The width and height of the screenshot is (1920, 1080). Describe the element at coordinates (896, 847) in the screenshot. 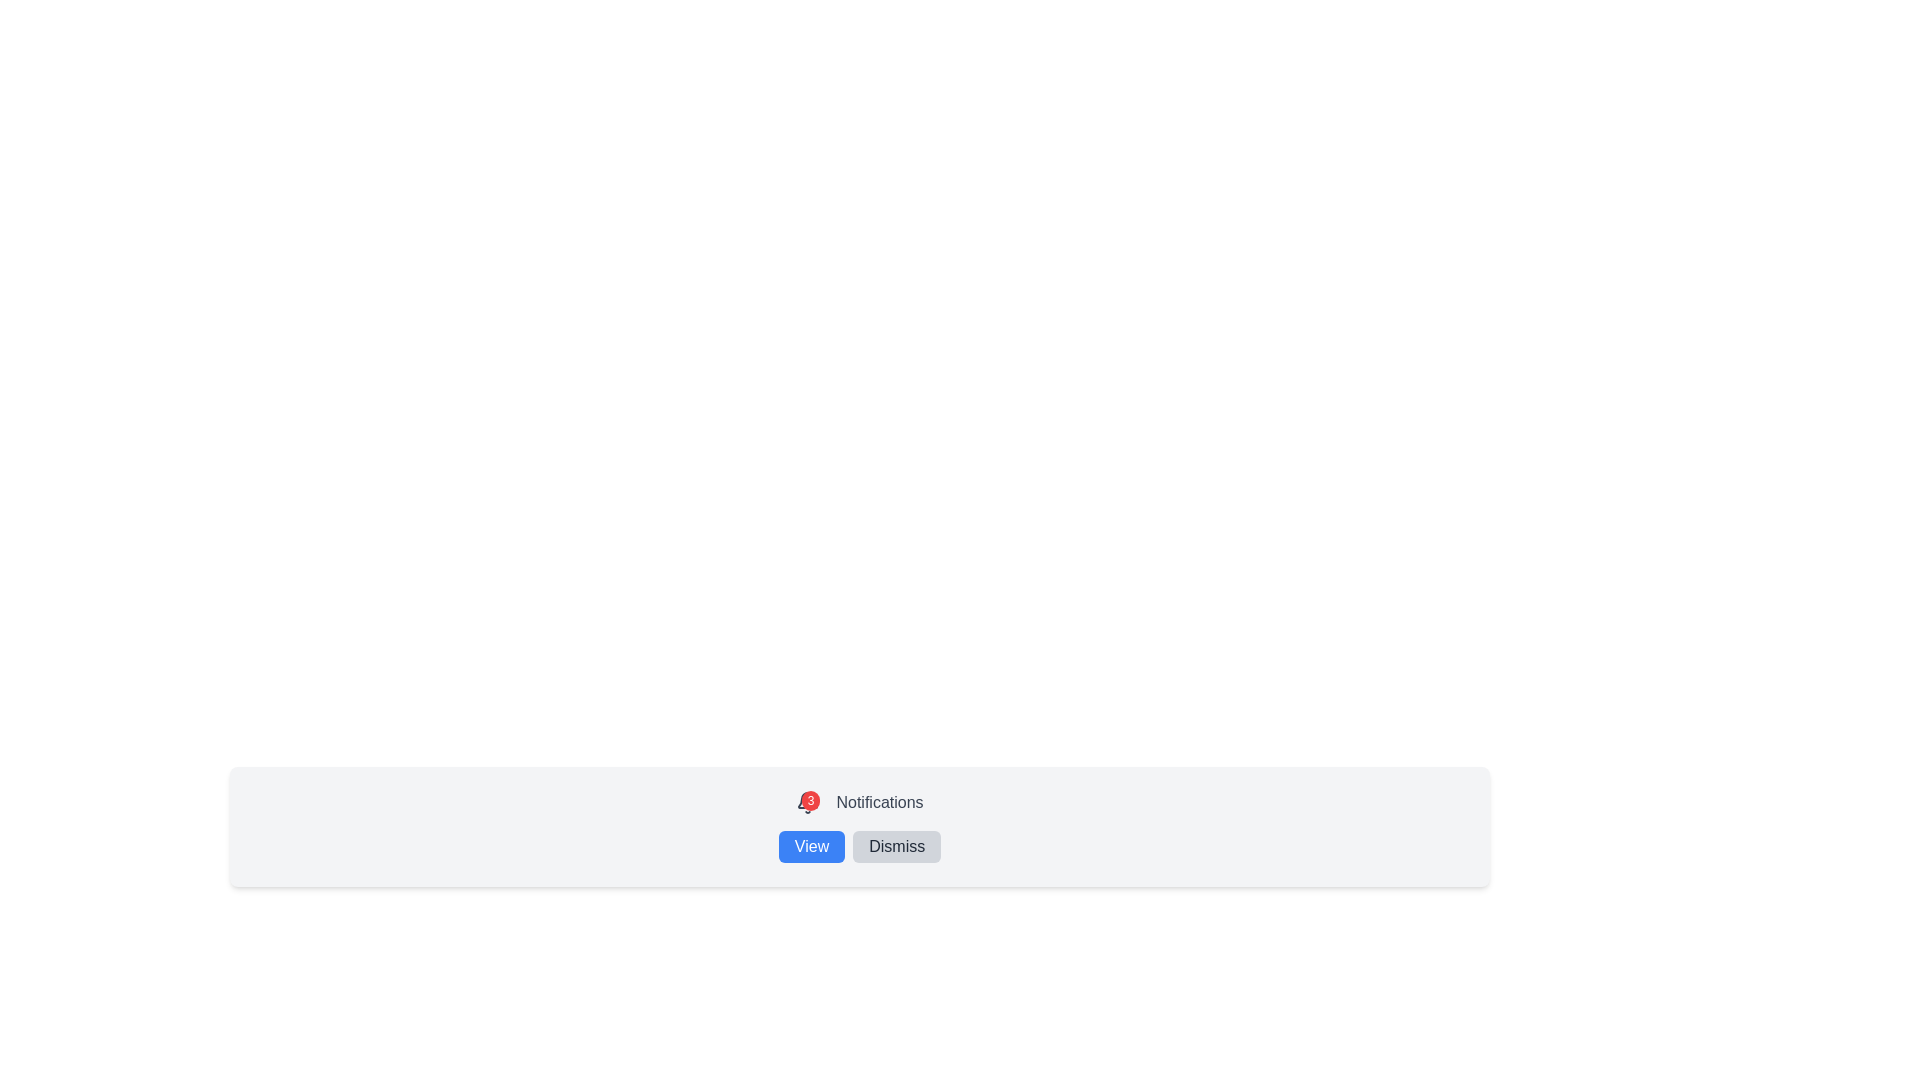

I see `the button located to the right of the 'View' button in the lower section of the UI to observe the color change` at that location.